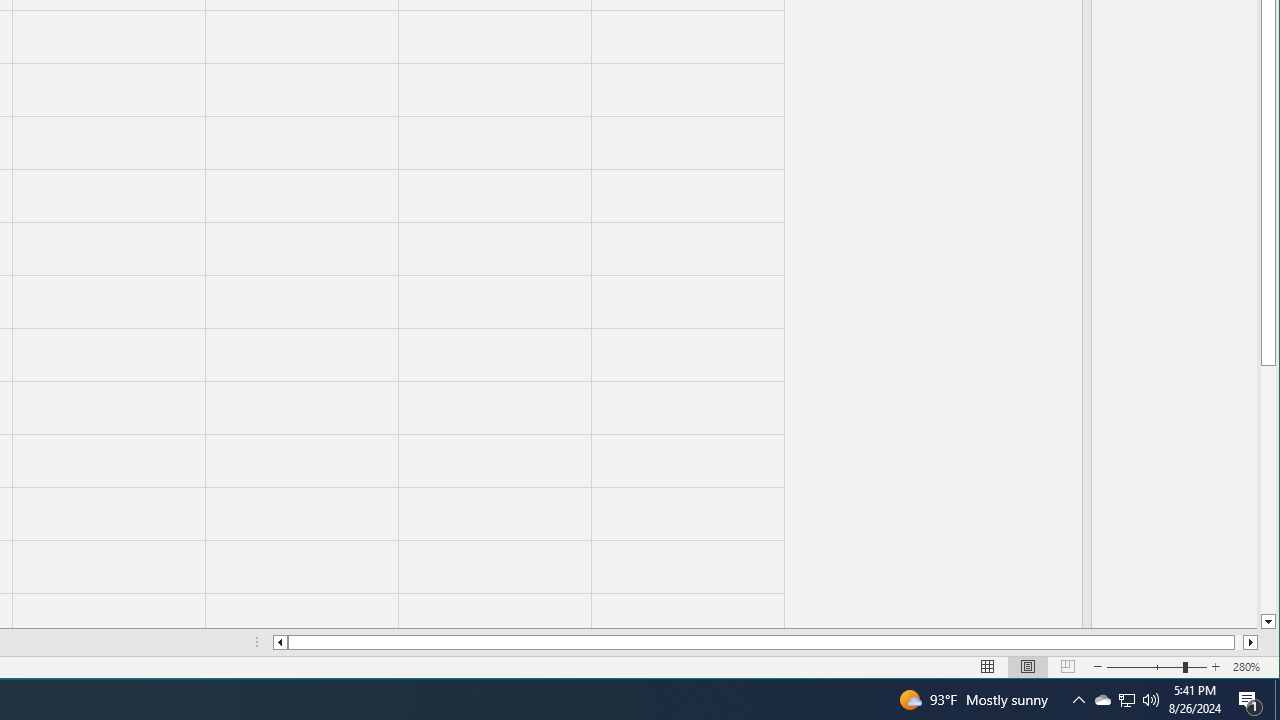 This screenshot has height=720, width=1280. What do you see at coordinates (1250, 698) in the screenshot?
I see `'Show desktop'` at bounding box center [1250, 698].